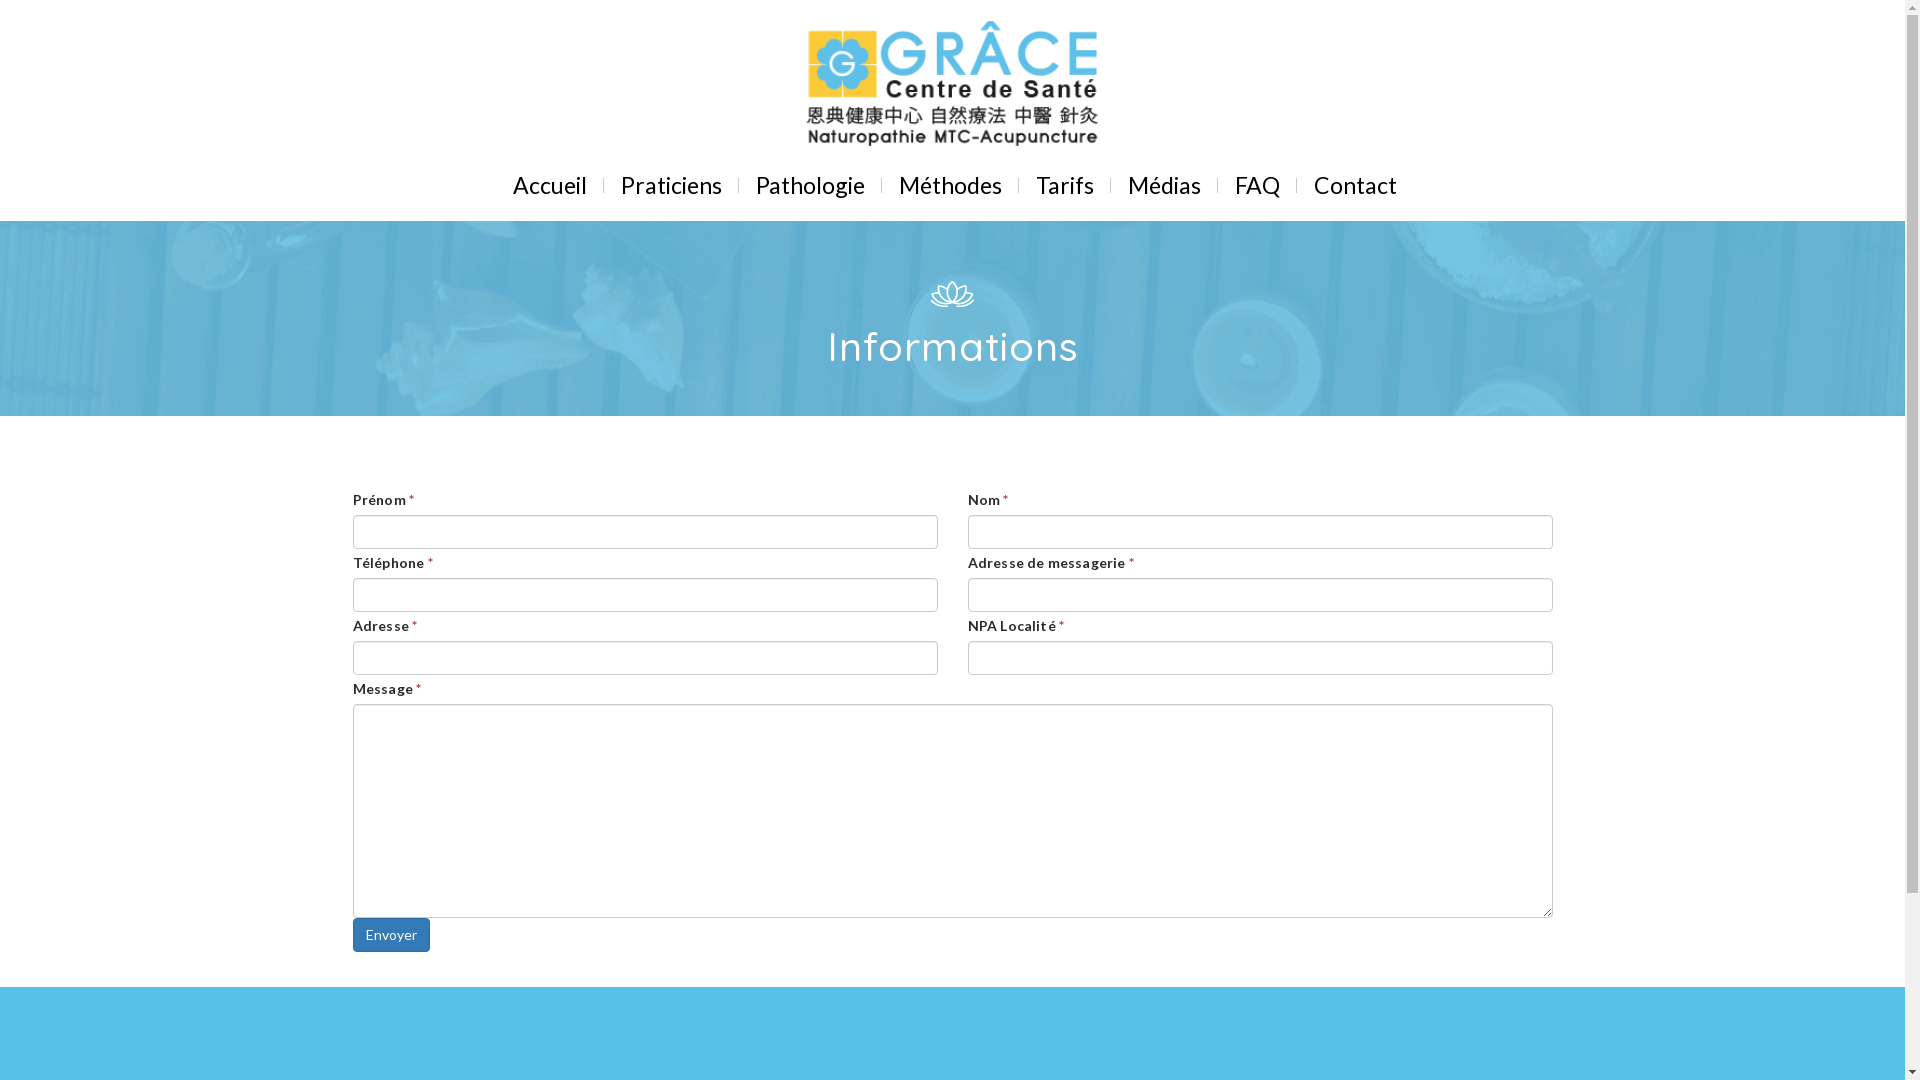 The height and width of the screenshot is (1080, 1920). What do you see at coordinates (809, 185) in the screenshot?
I see `'Pathologie'` at bounding box center [809, 185].